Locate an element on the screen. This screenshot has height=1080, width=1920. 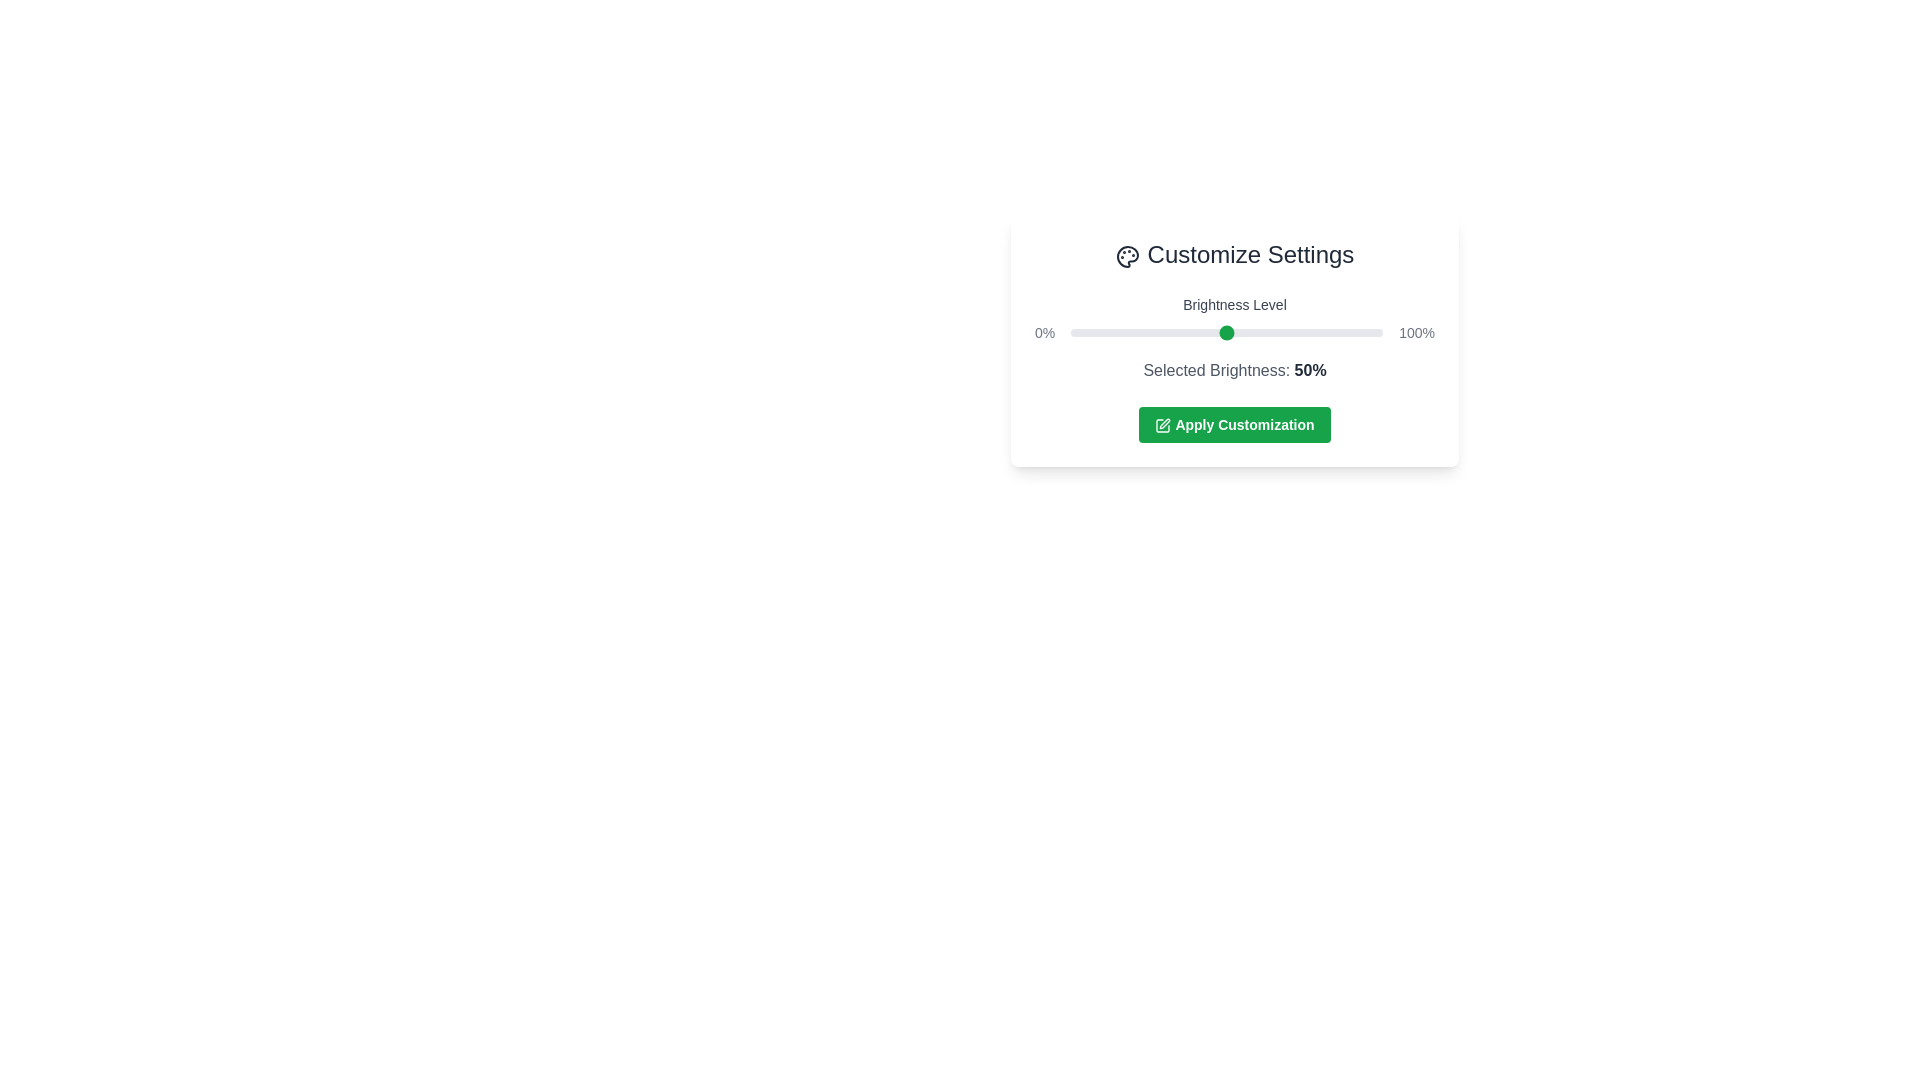
the brightness is located at coordinates (1283, 331).